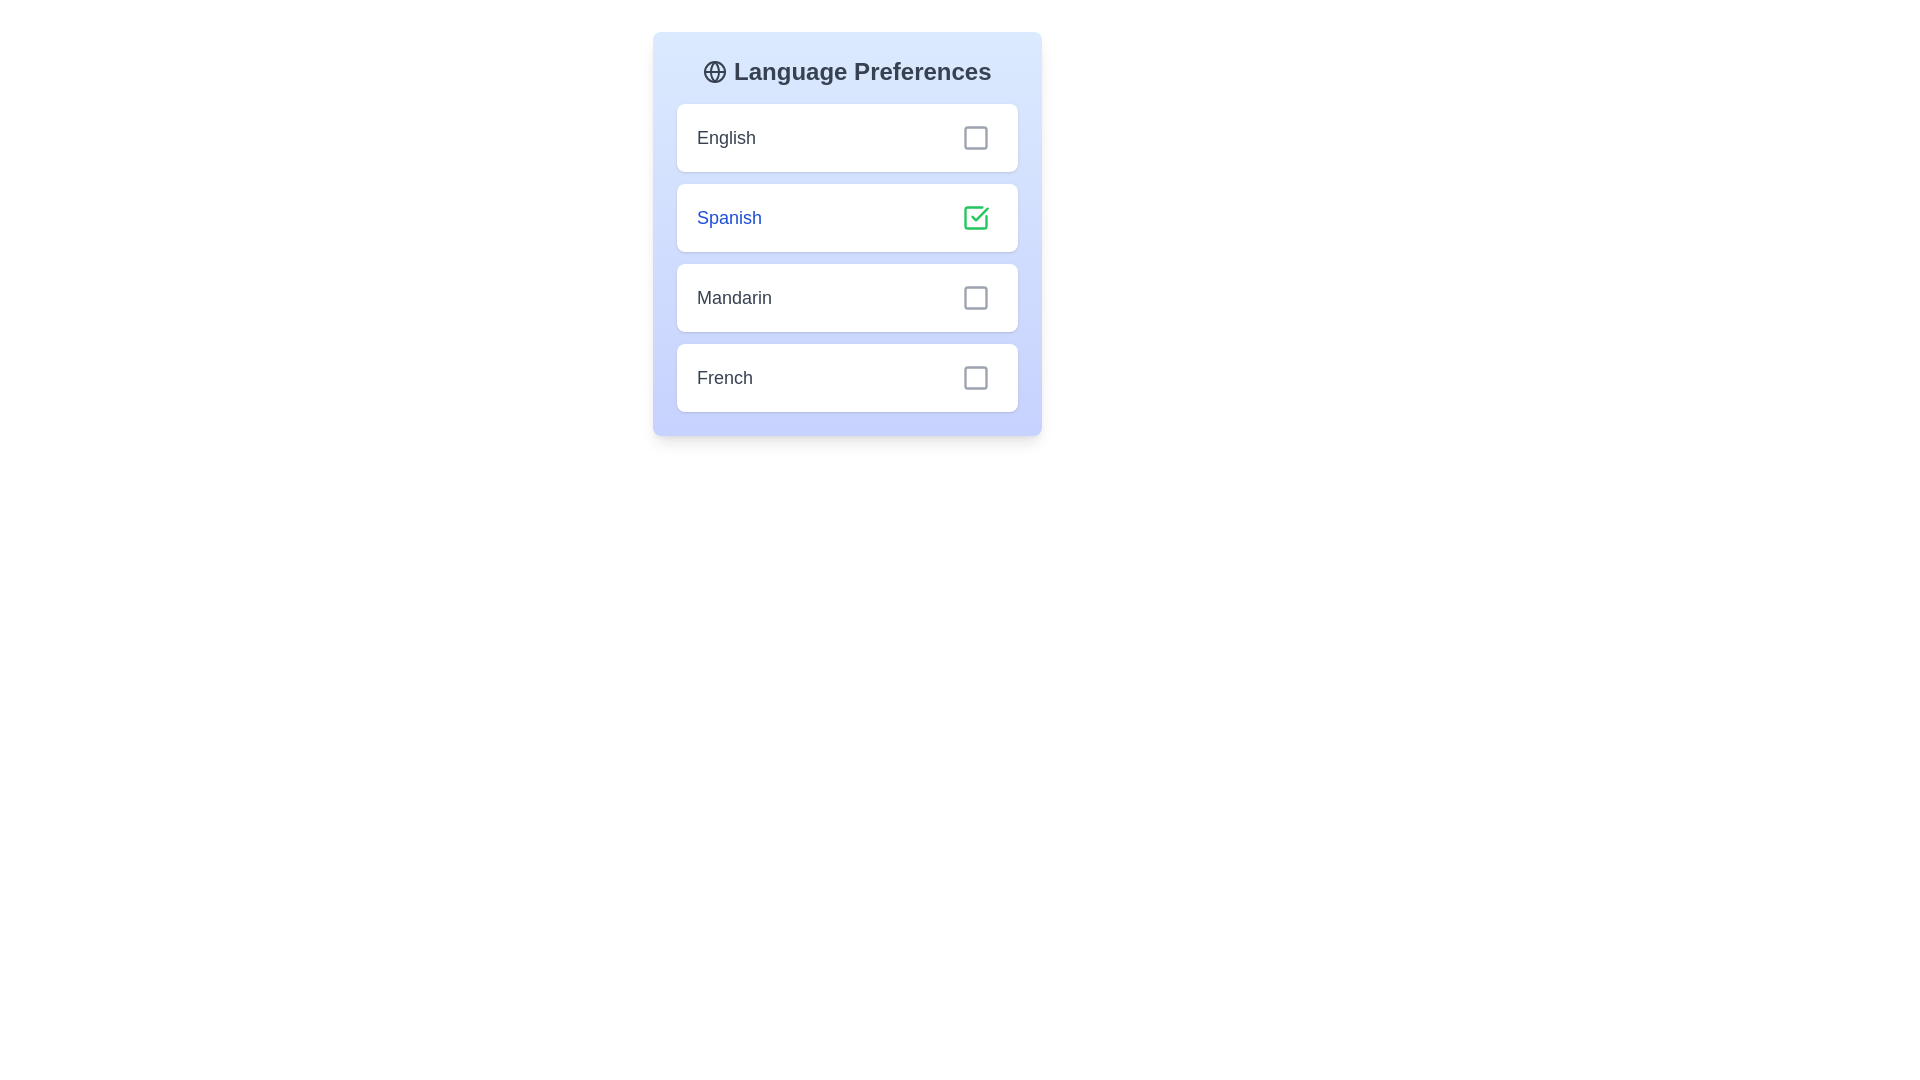 The image size is (1920, 1080). What do you see at coordinates (723, 378) in the screenshot?
I see `the 'French' text label, which is bold and gray, located in the fourth row of language options` at bounding box center [723, 378].